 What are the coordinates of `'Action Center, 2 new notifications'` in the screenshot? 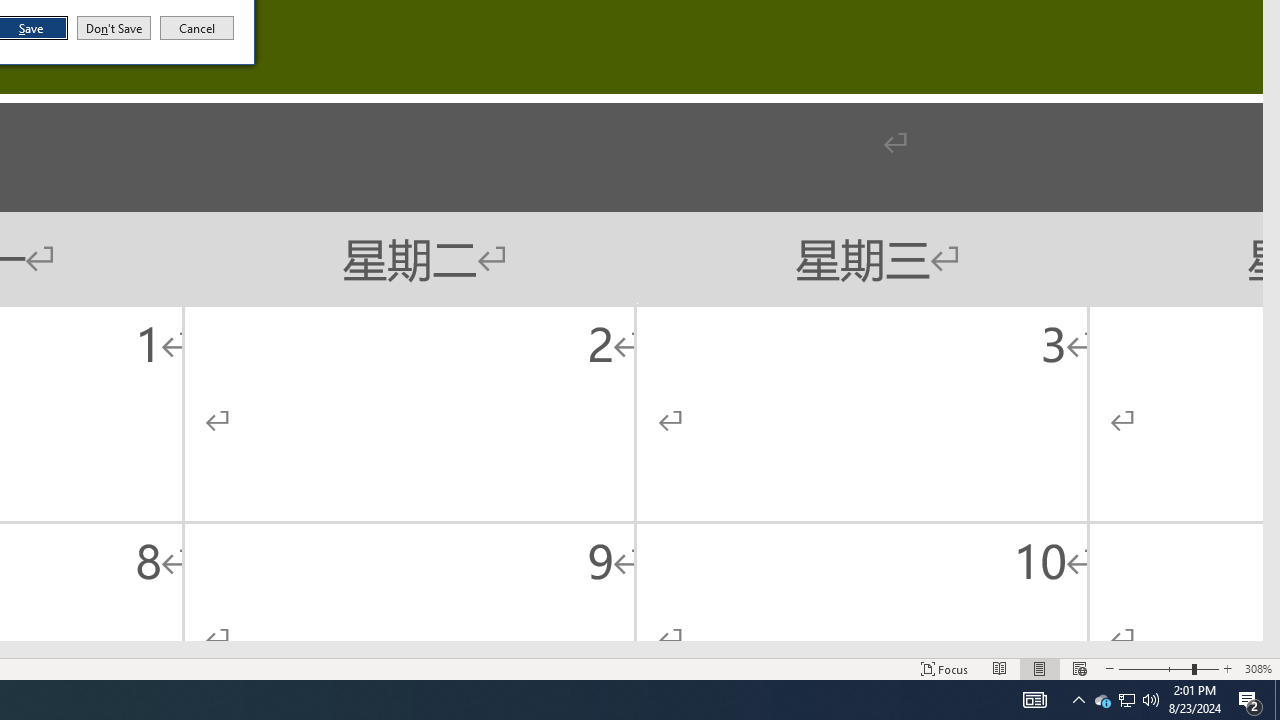 It's located at (1250, 698).